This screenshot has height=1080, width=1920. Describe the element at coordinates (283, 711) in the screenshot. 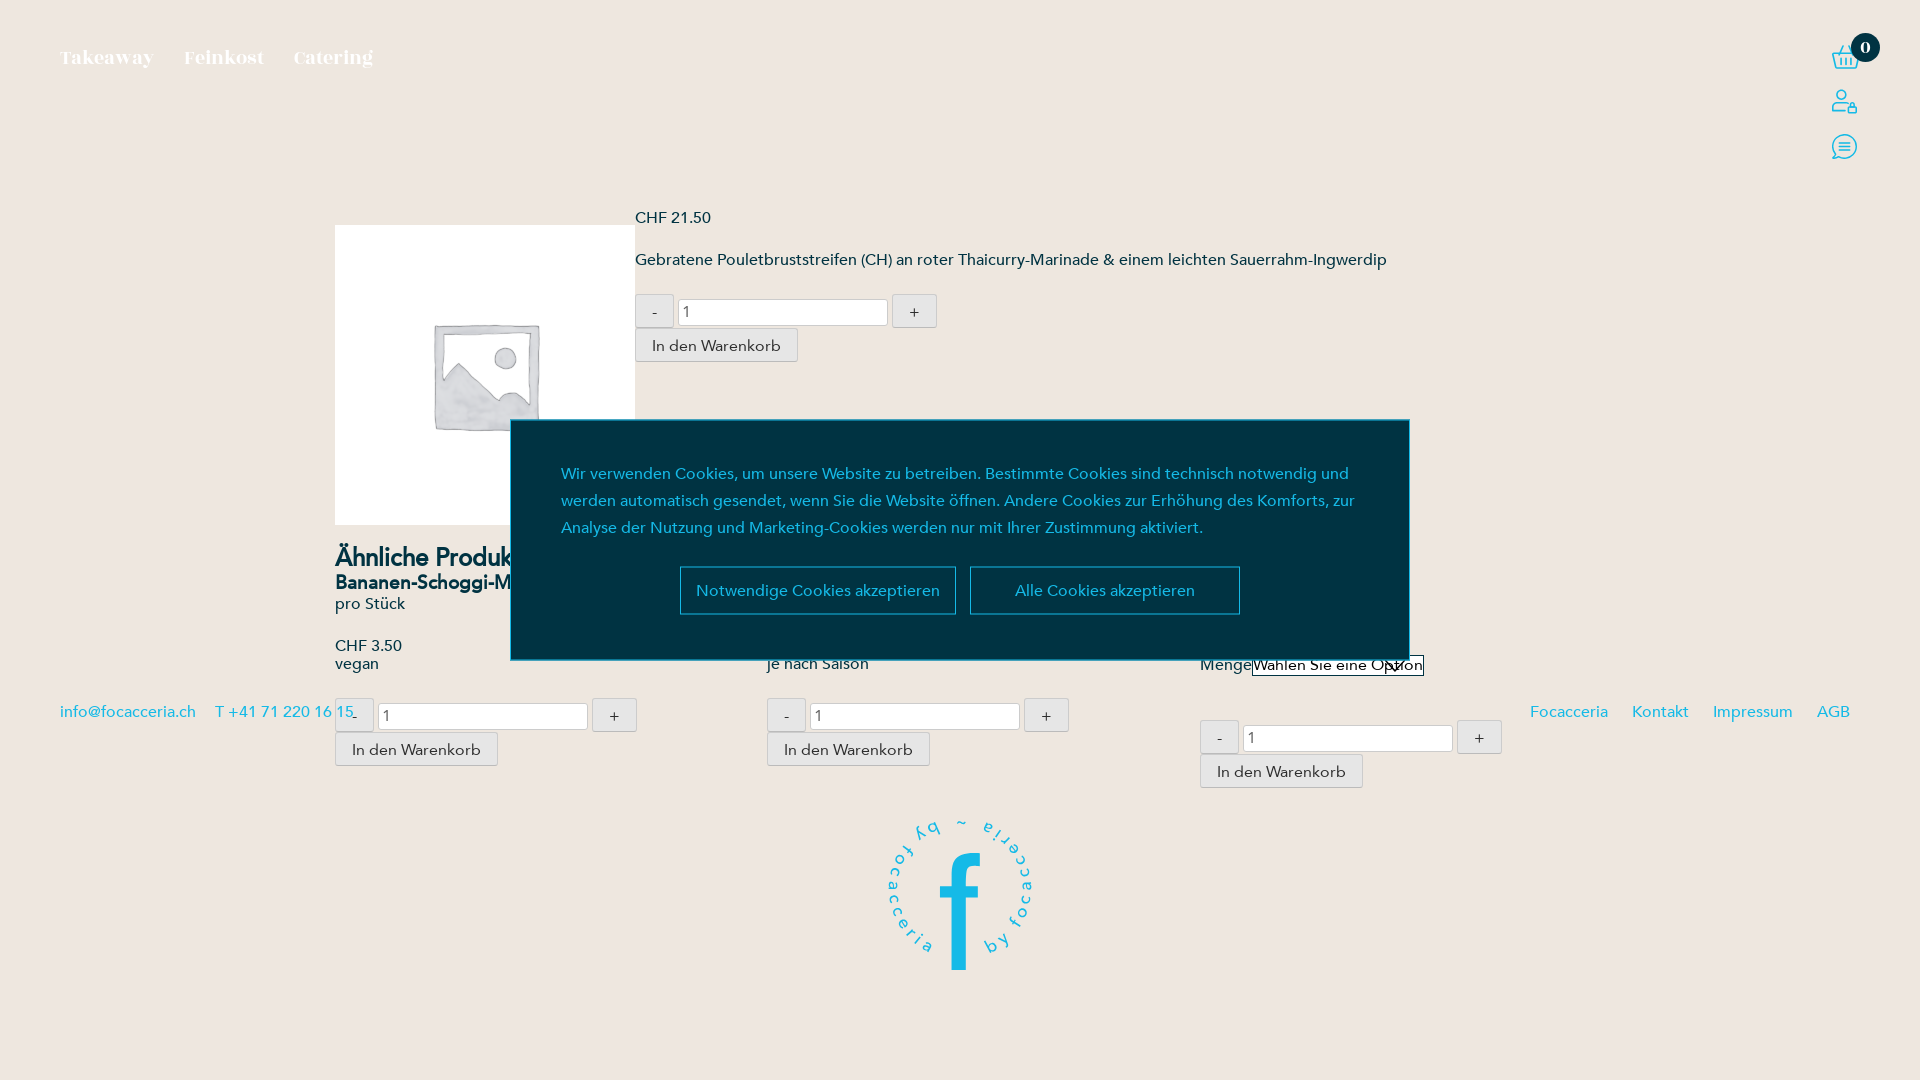

I see `'T +41 71 220 16 15'` at that location.